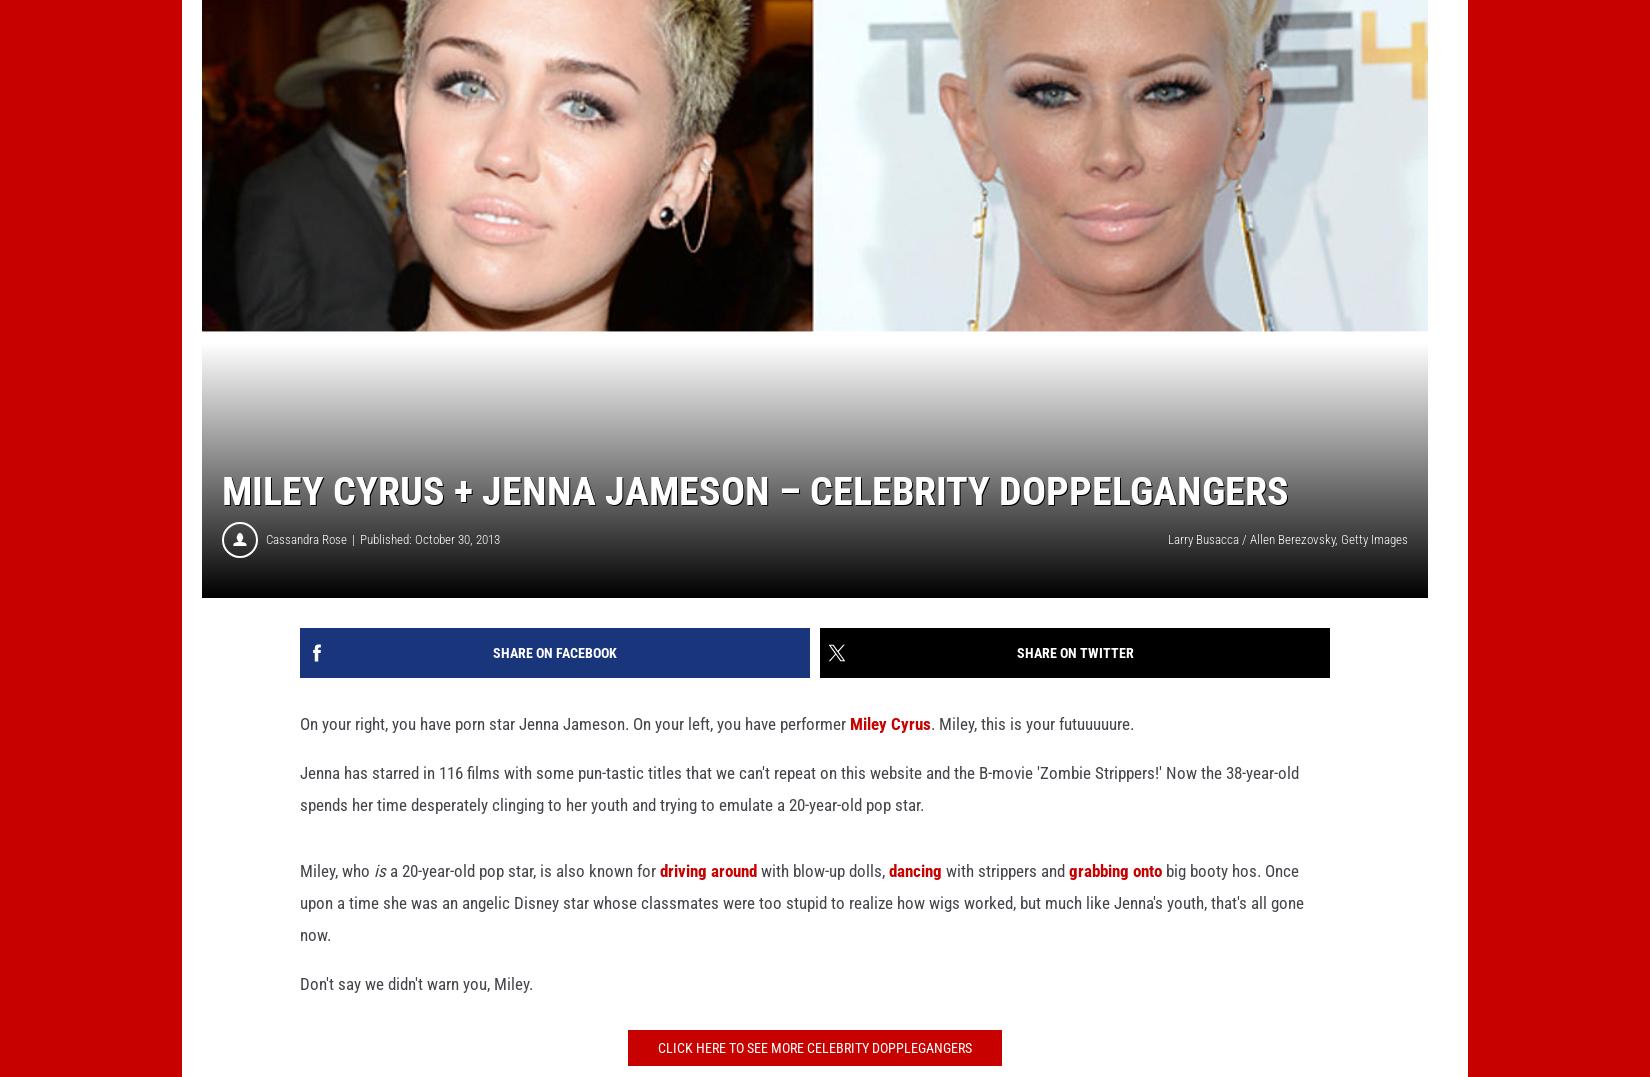  What do you see at coordinates (890, 754) in the screenshot?
I see `'Miley Cyrus'` at bounding box center [890, 754].